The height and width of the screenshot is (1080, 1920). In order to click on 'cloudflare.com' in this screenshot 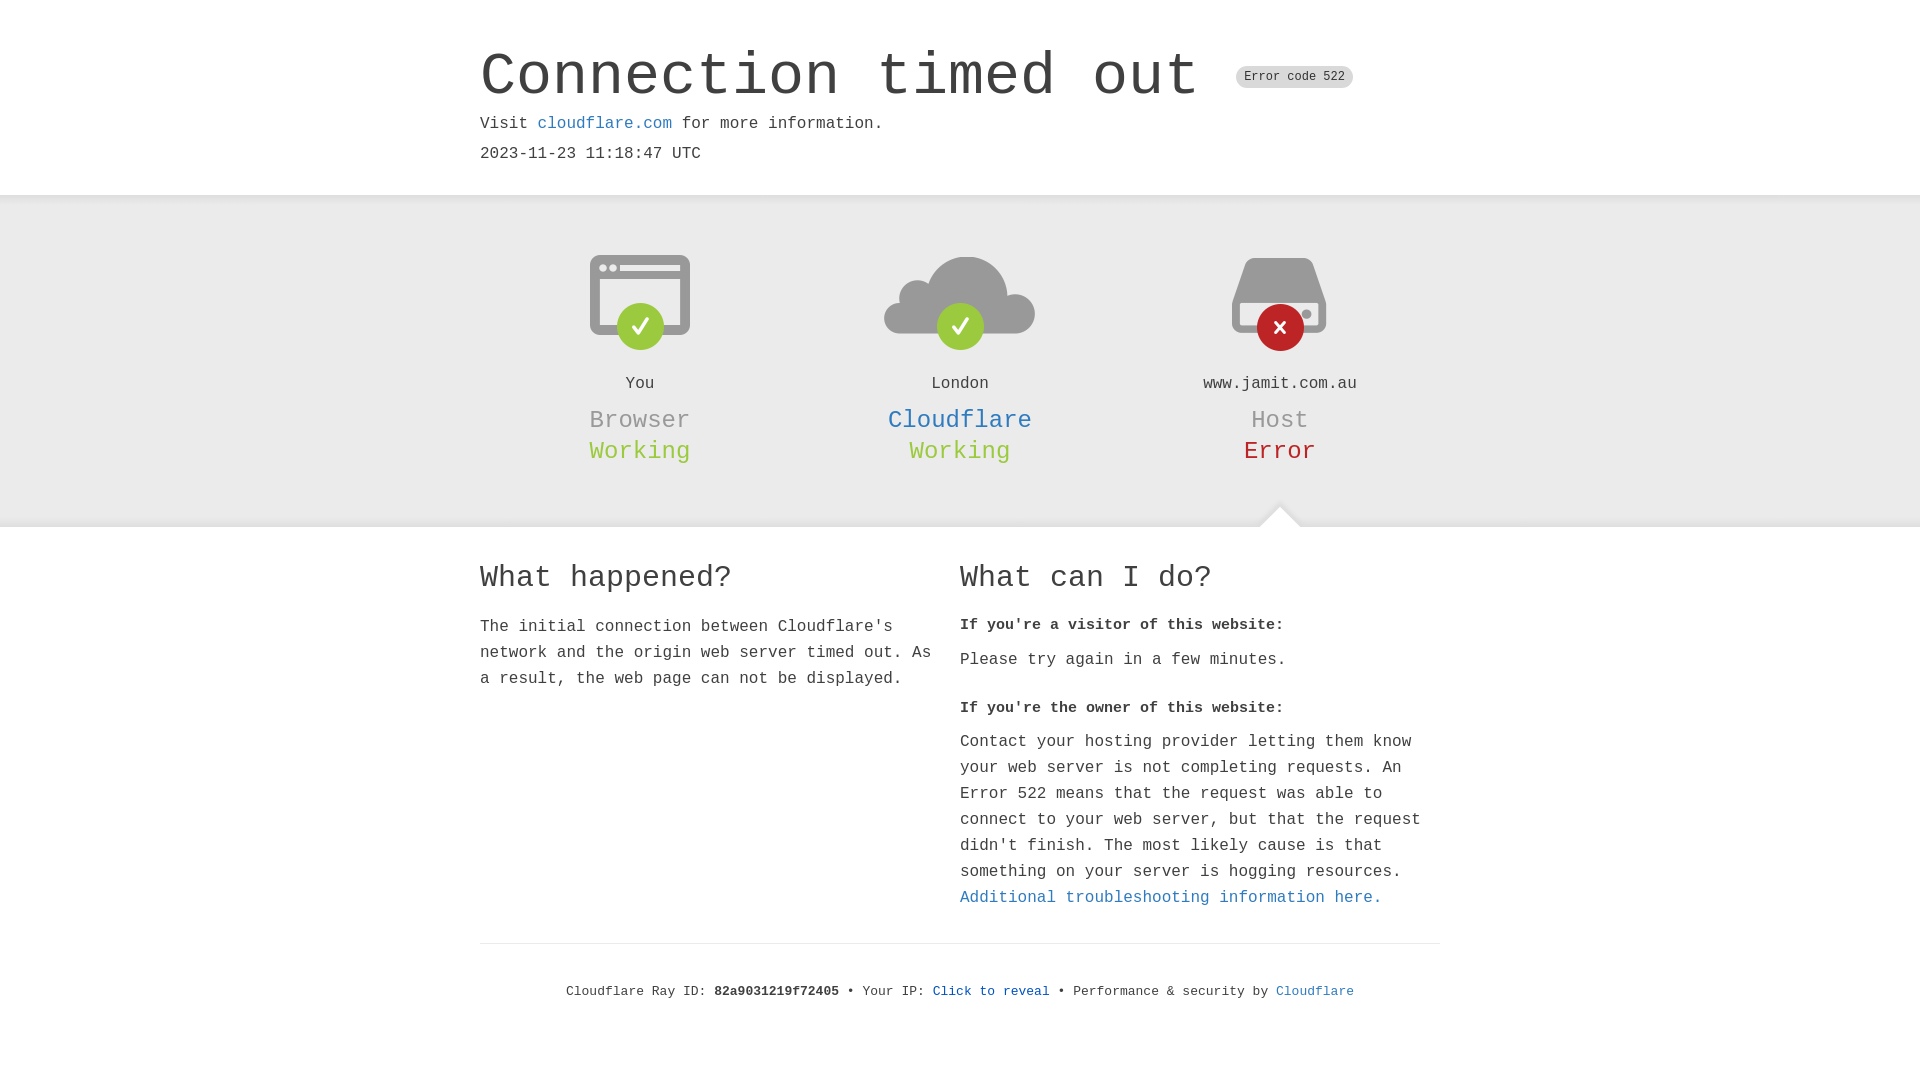, I will do `click(603, 123)`.